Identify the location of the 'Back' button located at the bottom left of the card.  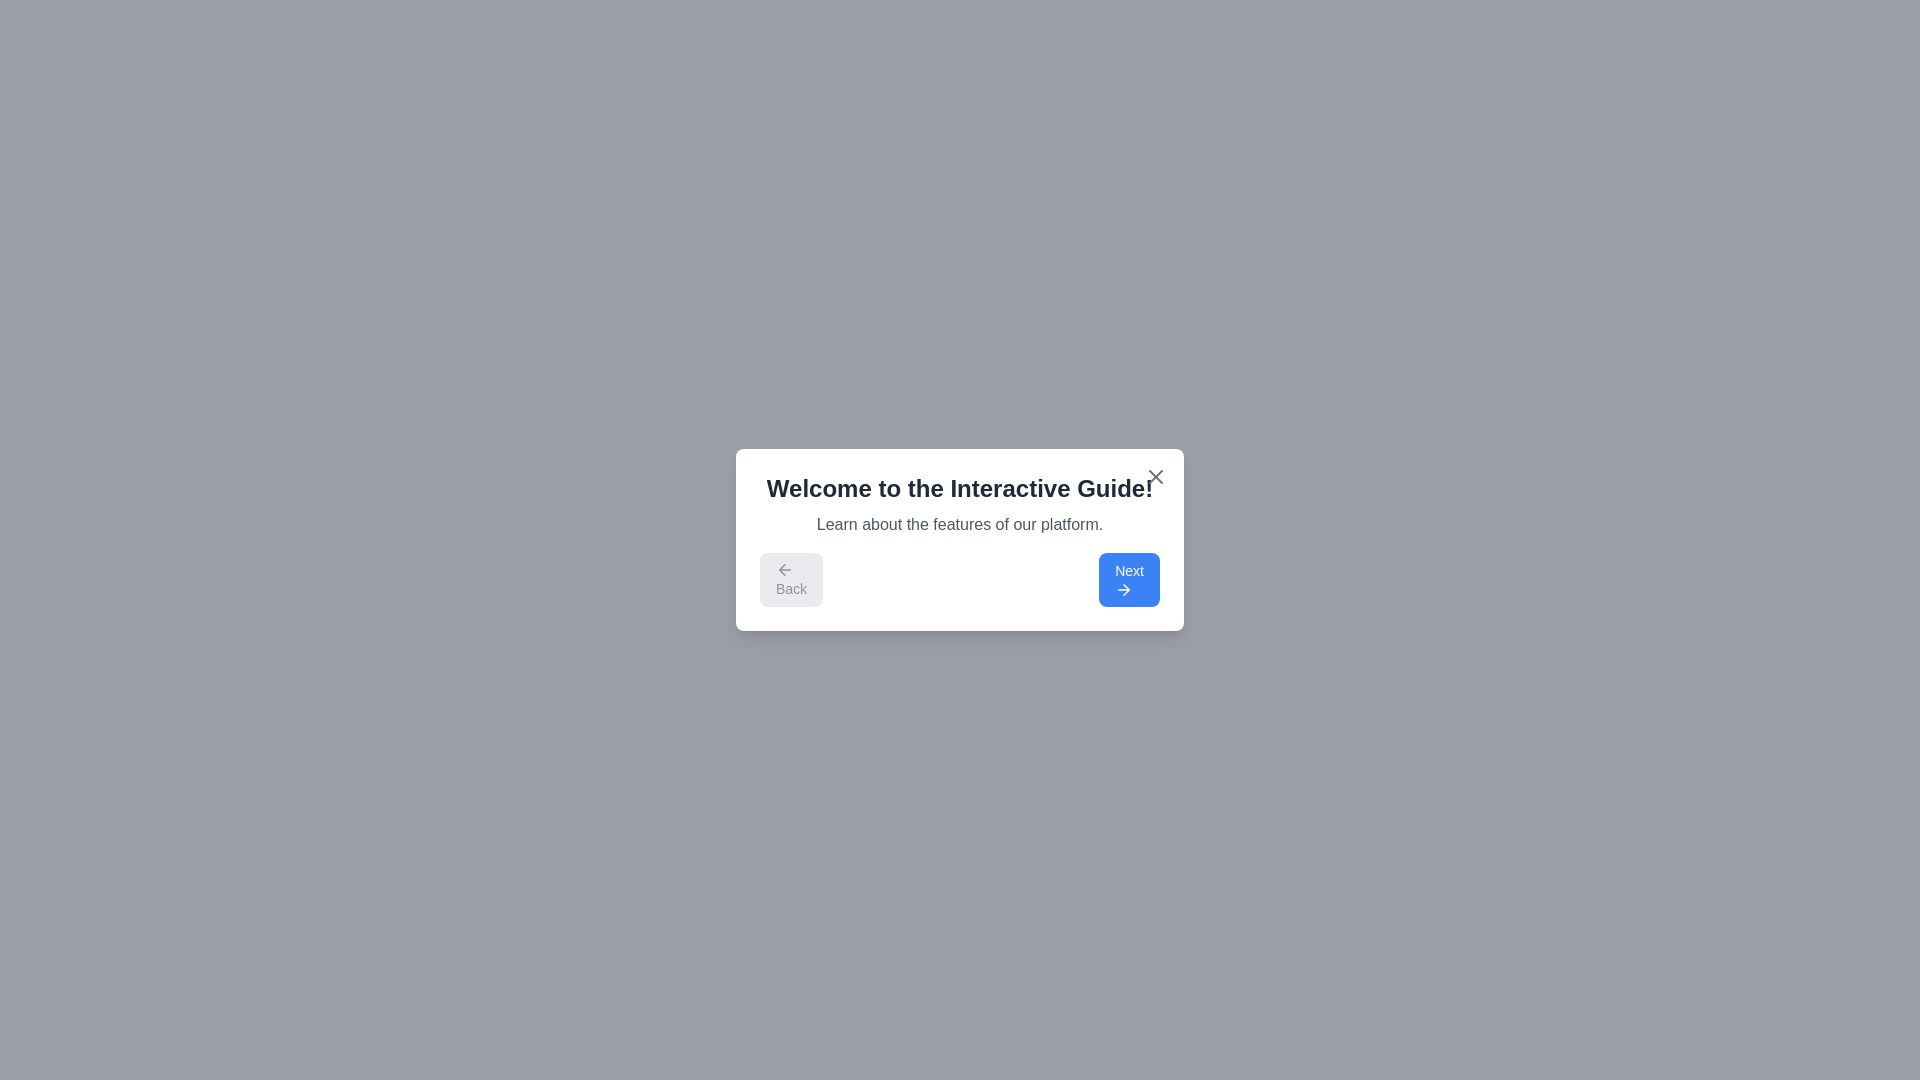
(781, 570).